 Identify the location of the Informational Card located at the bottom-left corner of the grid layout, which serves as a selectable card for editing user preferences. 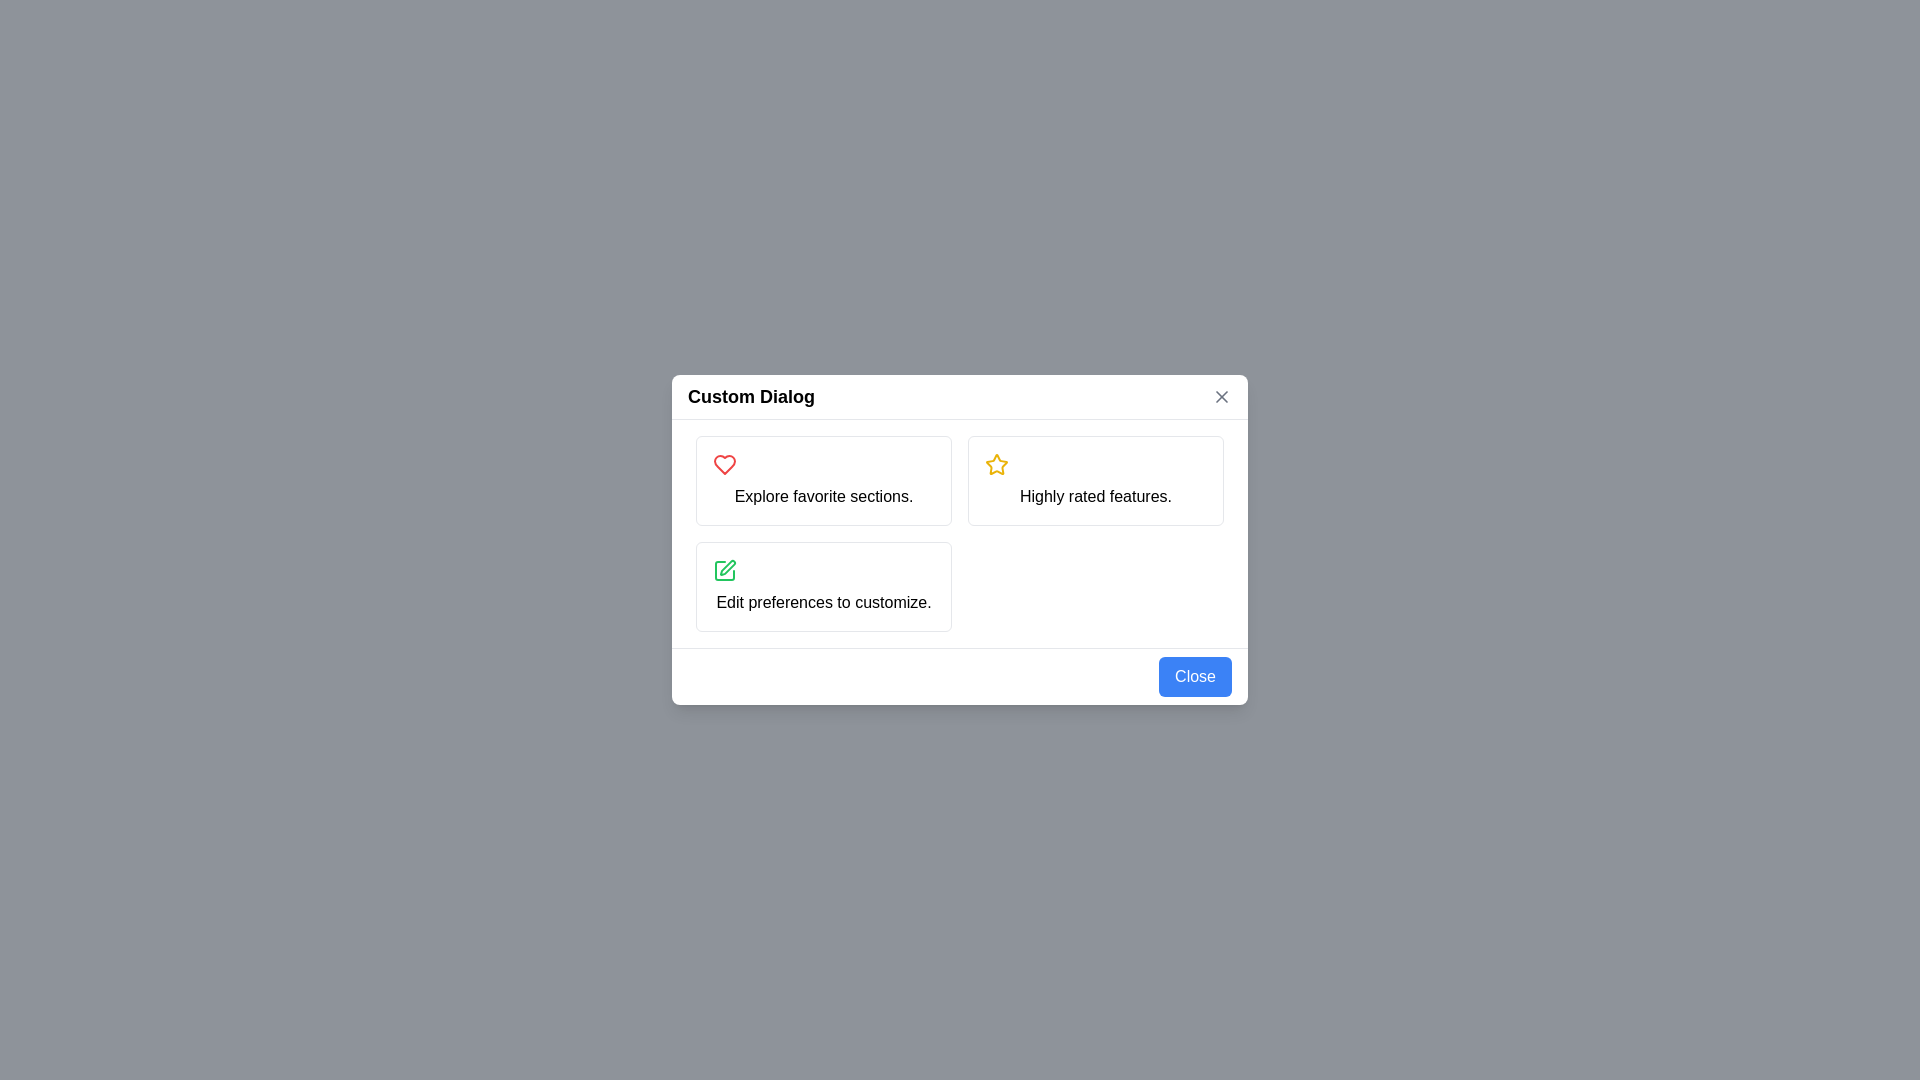
(824, 585).